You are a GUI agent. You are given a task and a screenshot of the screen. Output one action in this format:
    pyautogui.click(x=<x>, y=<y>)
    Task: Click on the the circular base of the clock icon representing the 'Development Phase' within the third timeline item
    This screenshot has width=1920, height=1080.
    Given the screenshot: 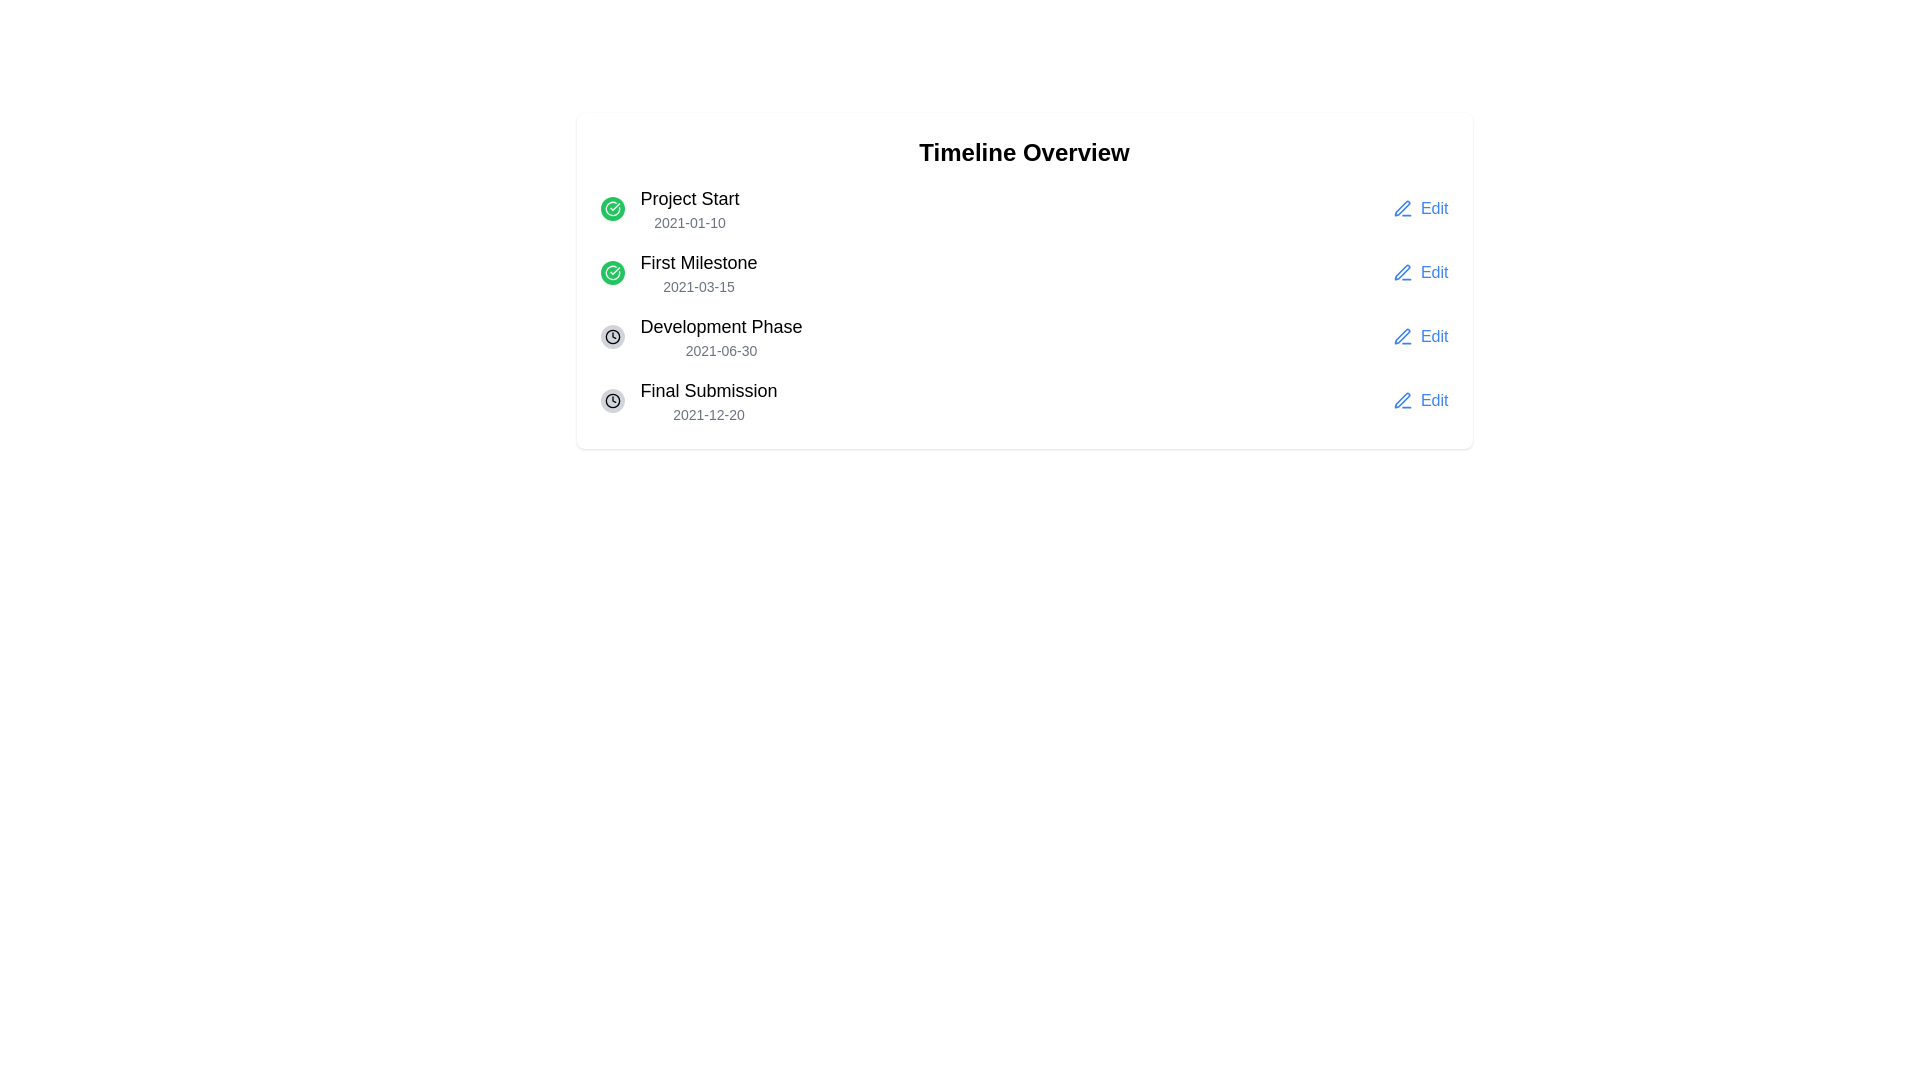 What is the action you would take?
    pyautogui.click(x=611, y=401)
    